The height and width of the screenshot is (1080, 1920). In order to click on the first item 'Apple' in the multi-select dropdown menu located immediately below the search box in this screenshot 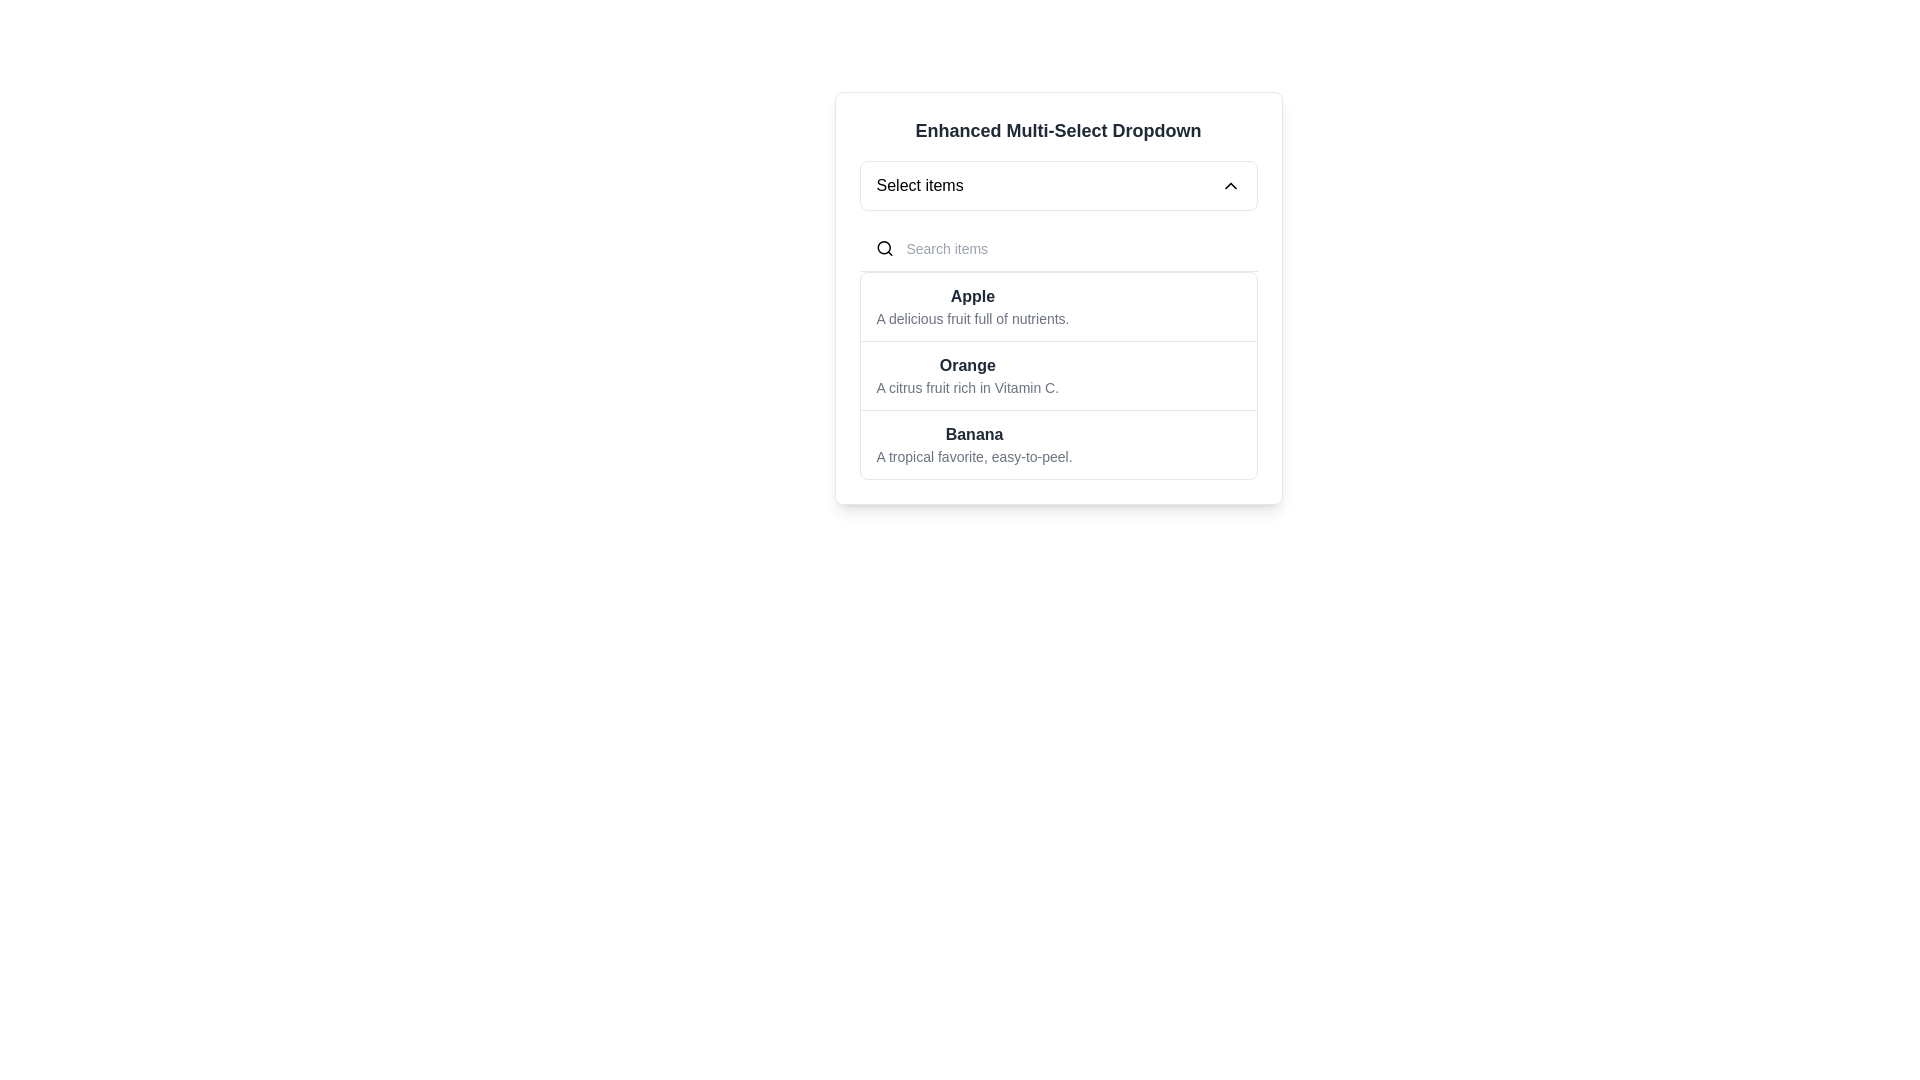, I will do `click(1057, 298)`.